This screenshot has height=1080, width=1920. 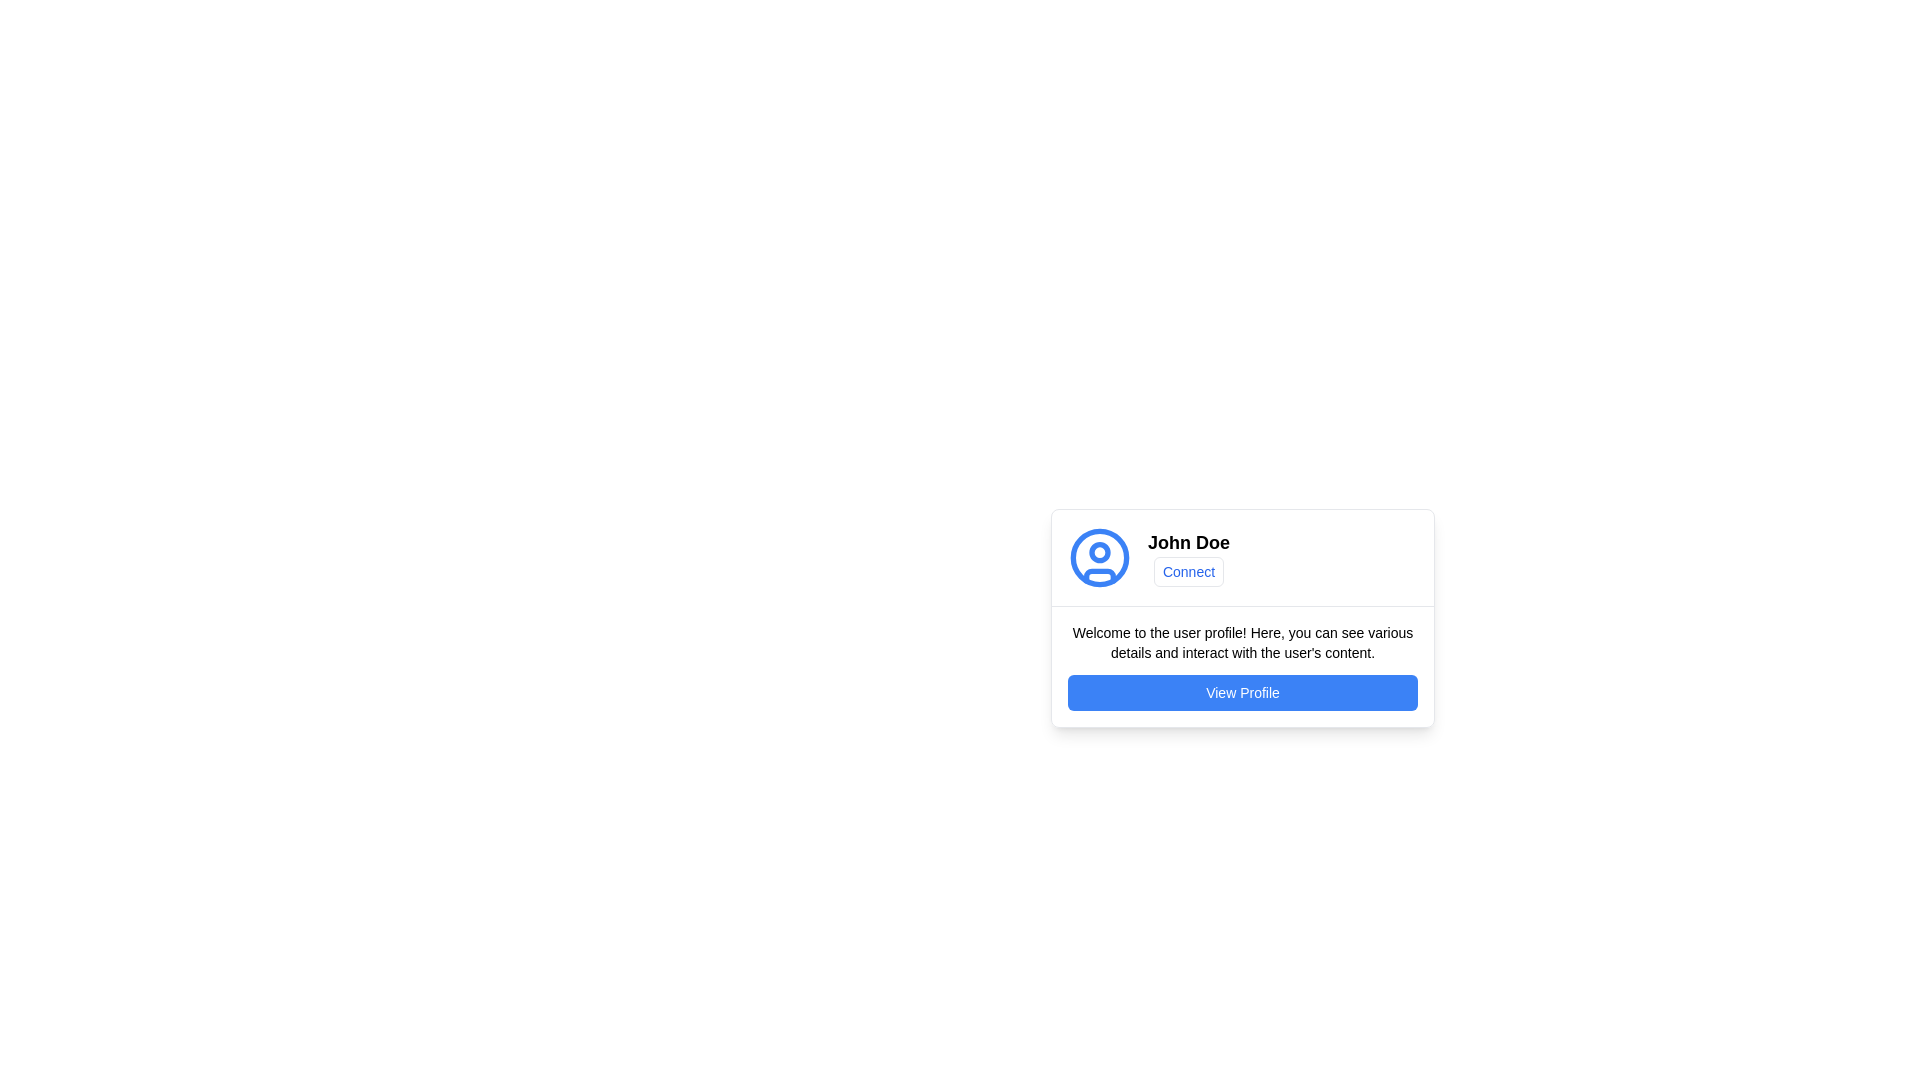 I want to click on the 'Connect' button, which is a small interactive button with blue text and a rounded outline, located below the 'John Doe' label, so click(x=1189, y=571).